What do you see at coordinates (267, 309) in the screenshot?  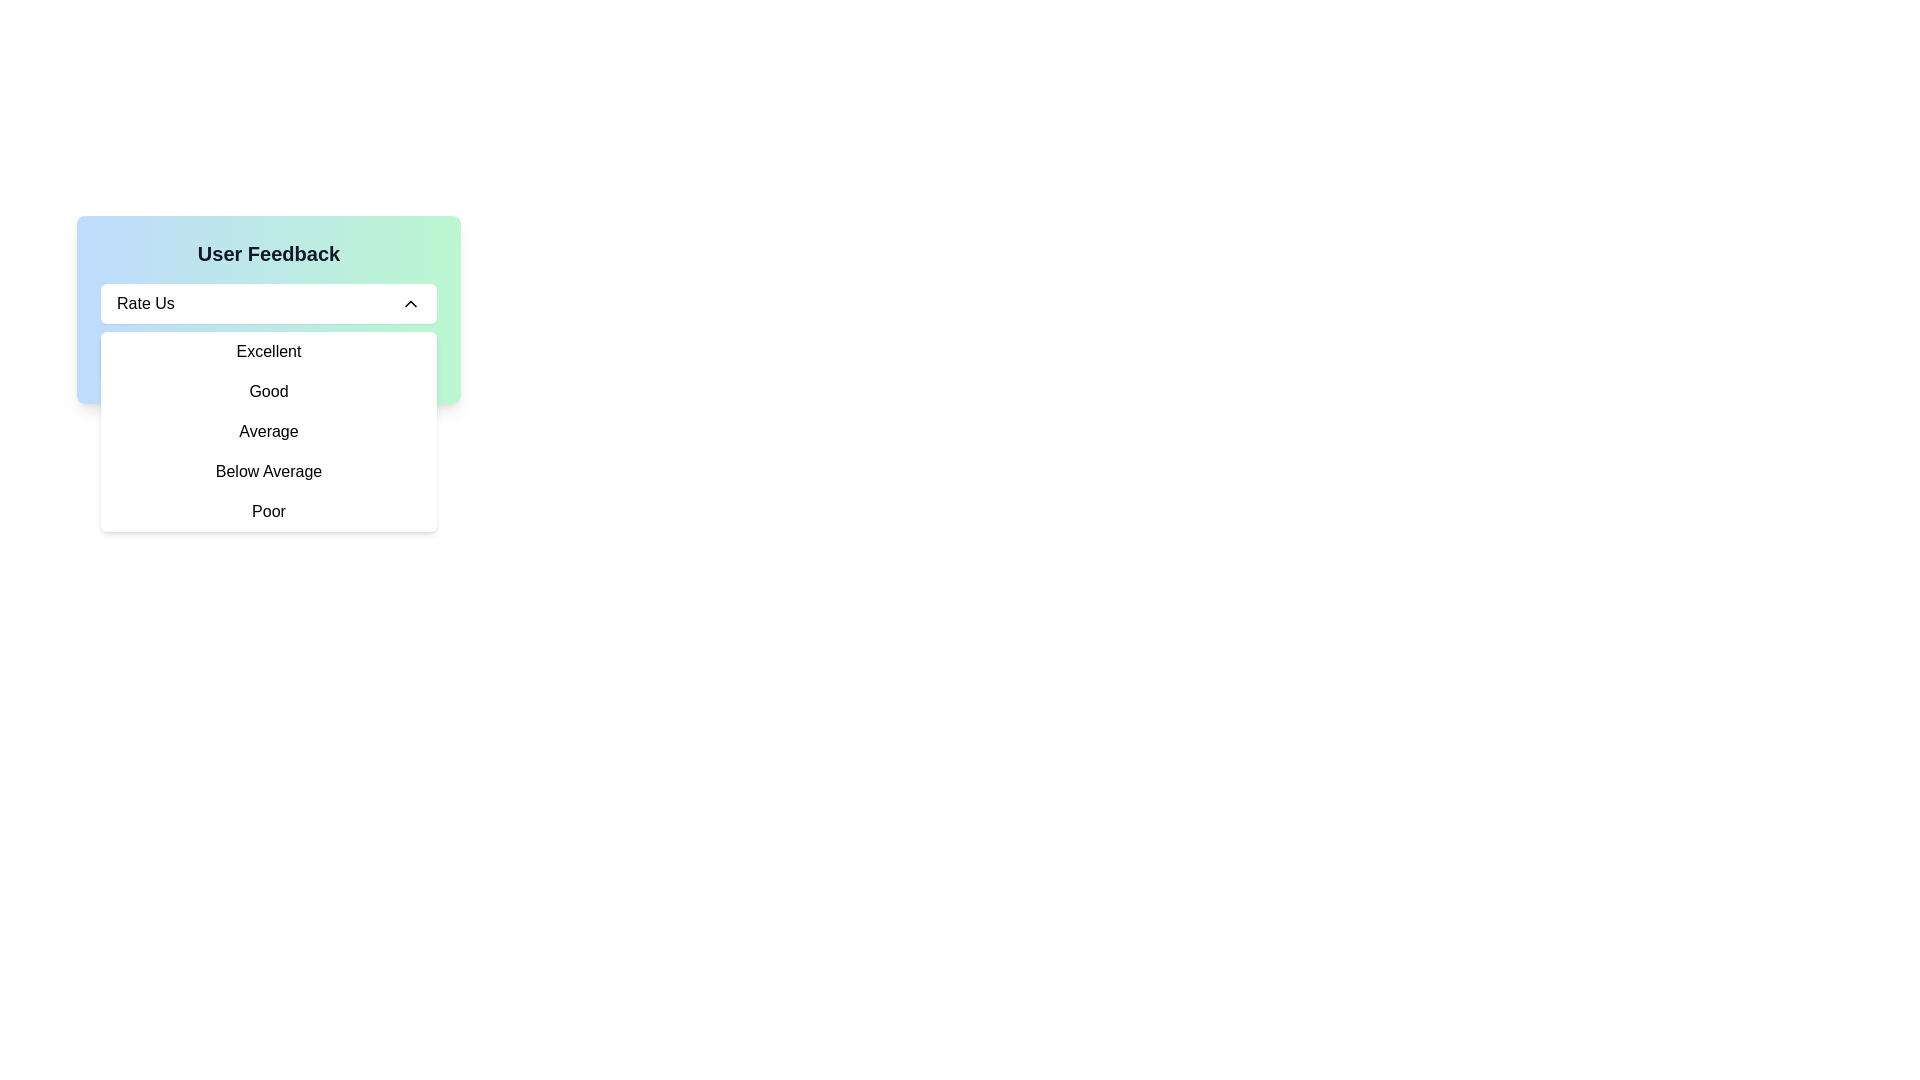 I see `a rating option from the Interactive feedback dropdown component labeled 'Rate Us', which is located in the center-left area of the layout` at bounding box center [267, 309].